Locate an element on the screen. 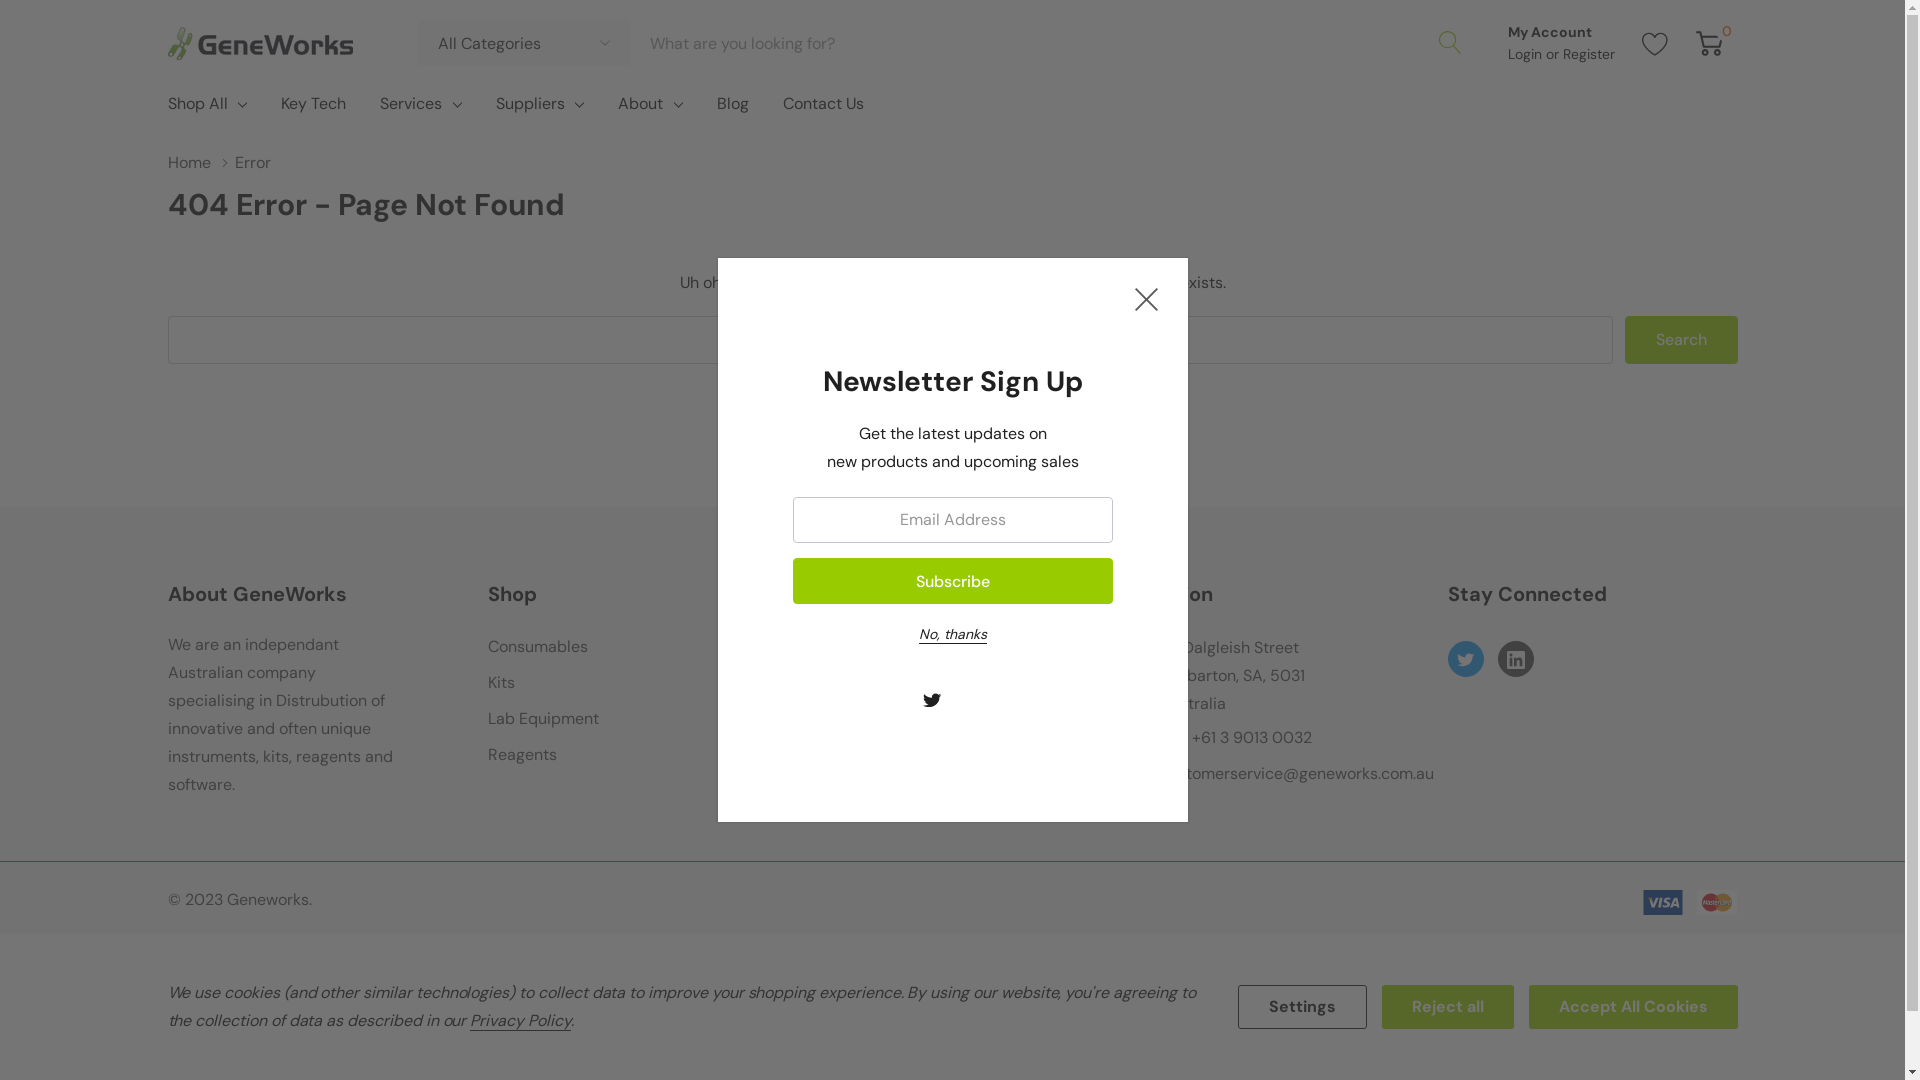  'Subscribe' is located at coordinates (950, 581).